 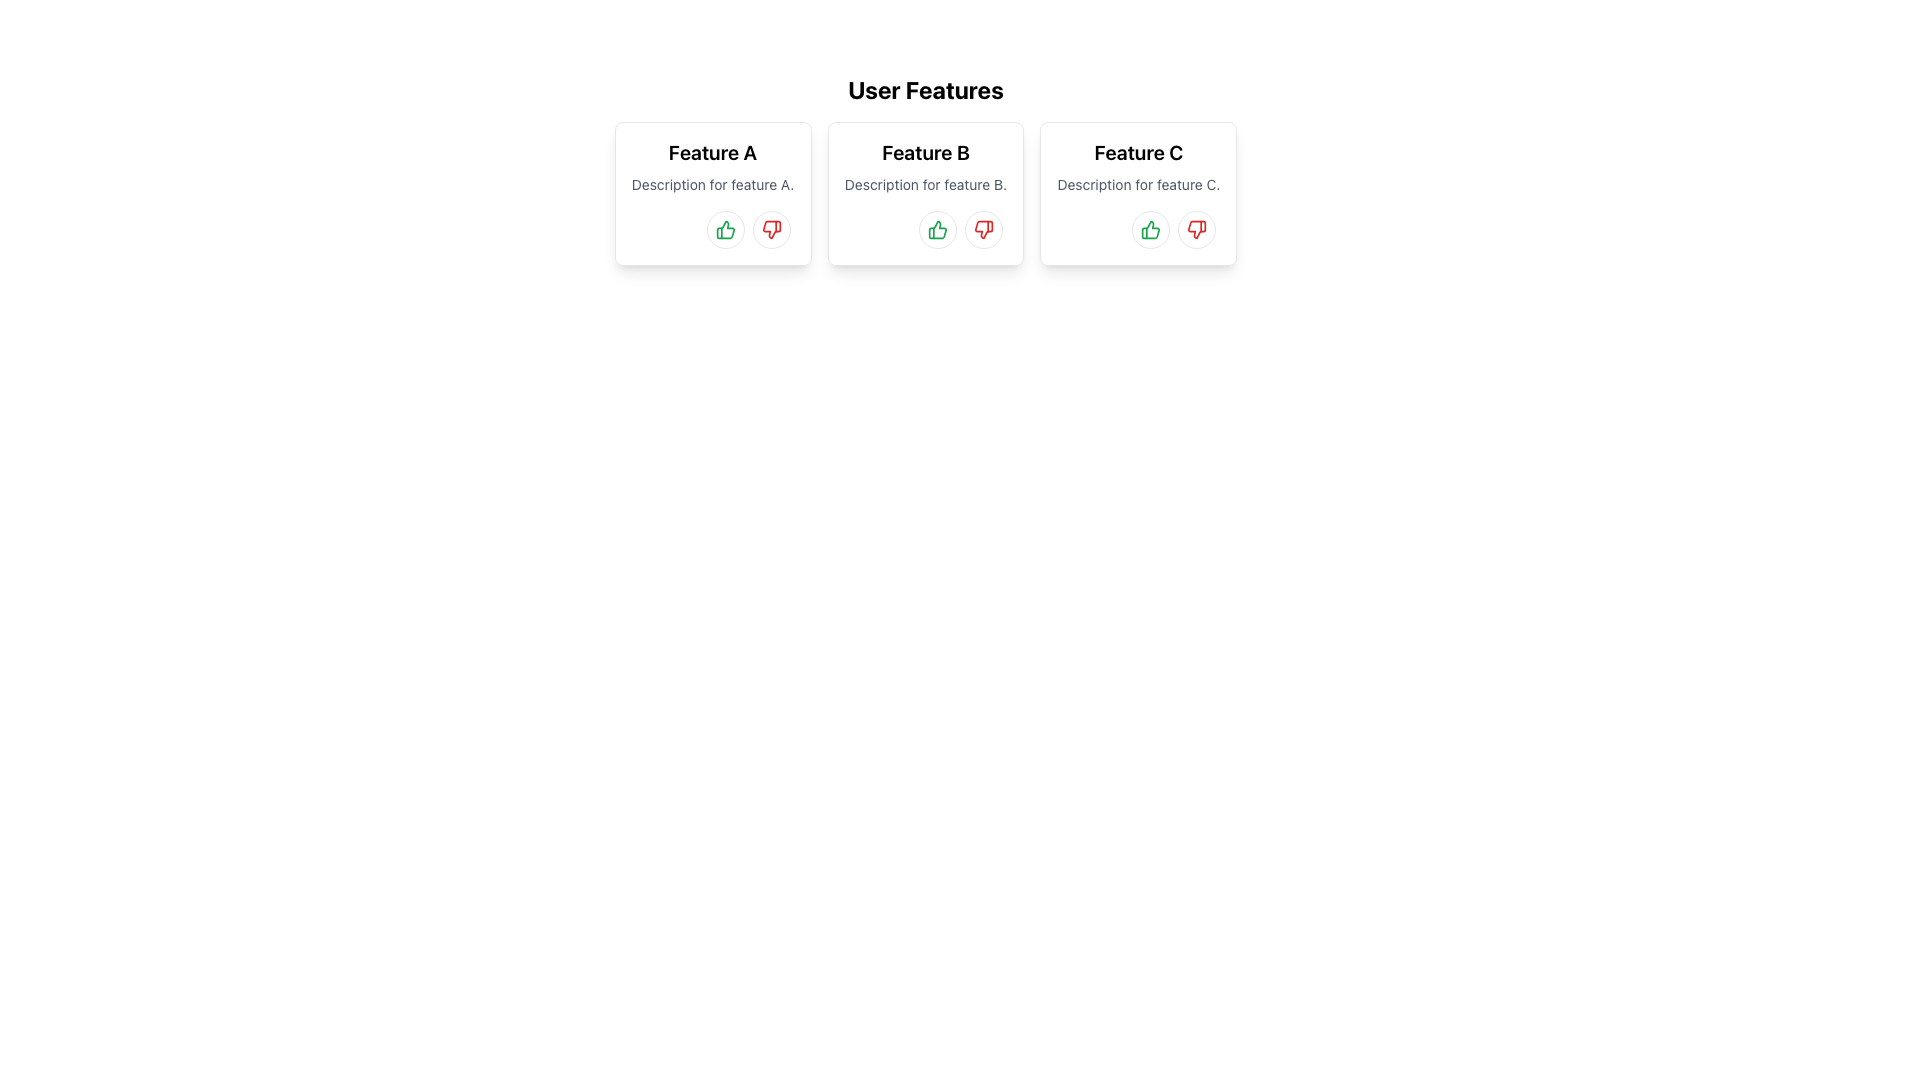 I want to click on the green thumbs-up button located in the bottom-right corner of the 'Feature A' card, so click(x=713, y=229).